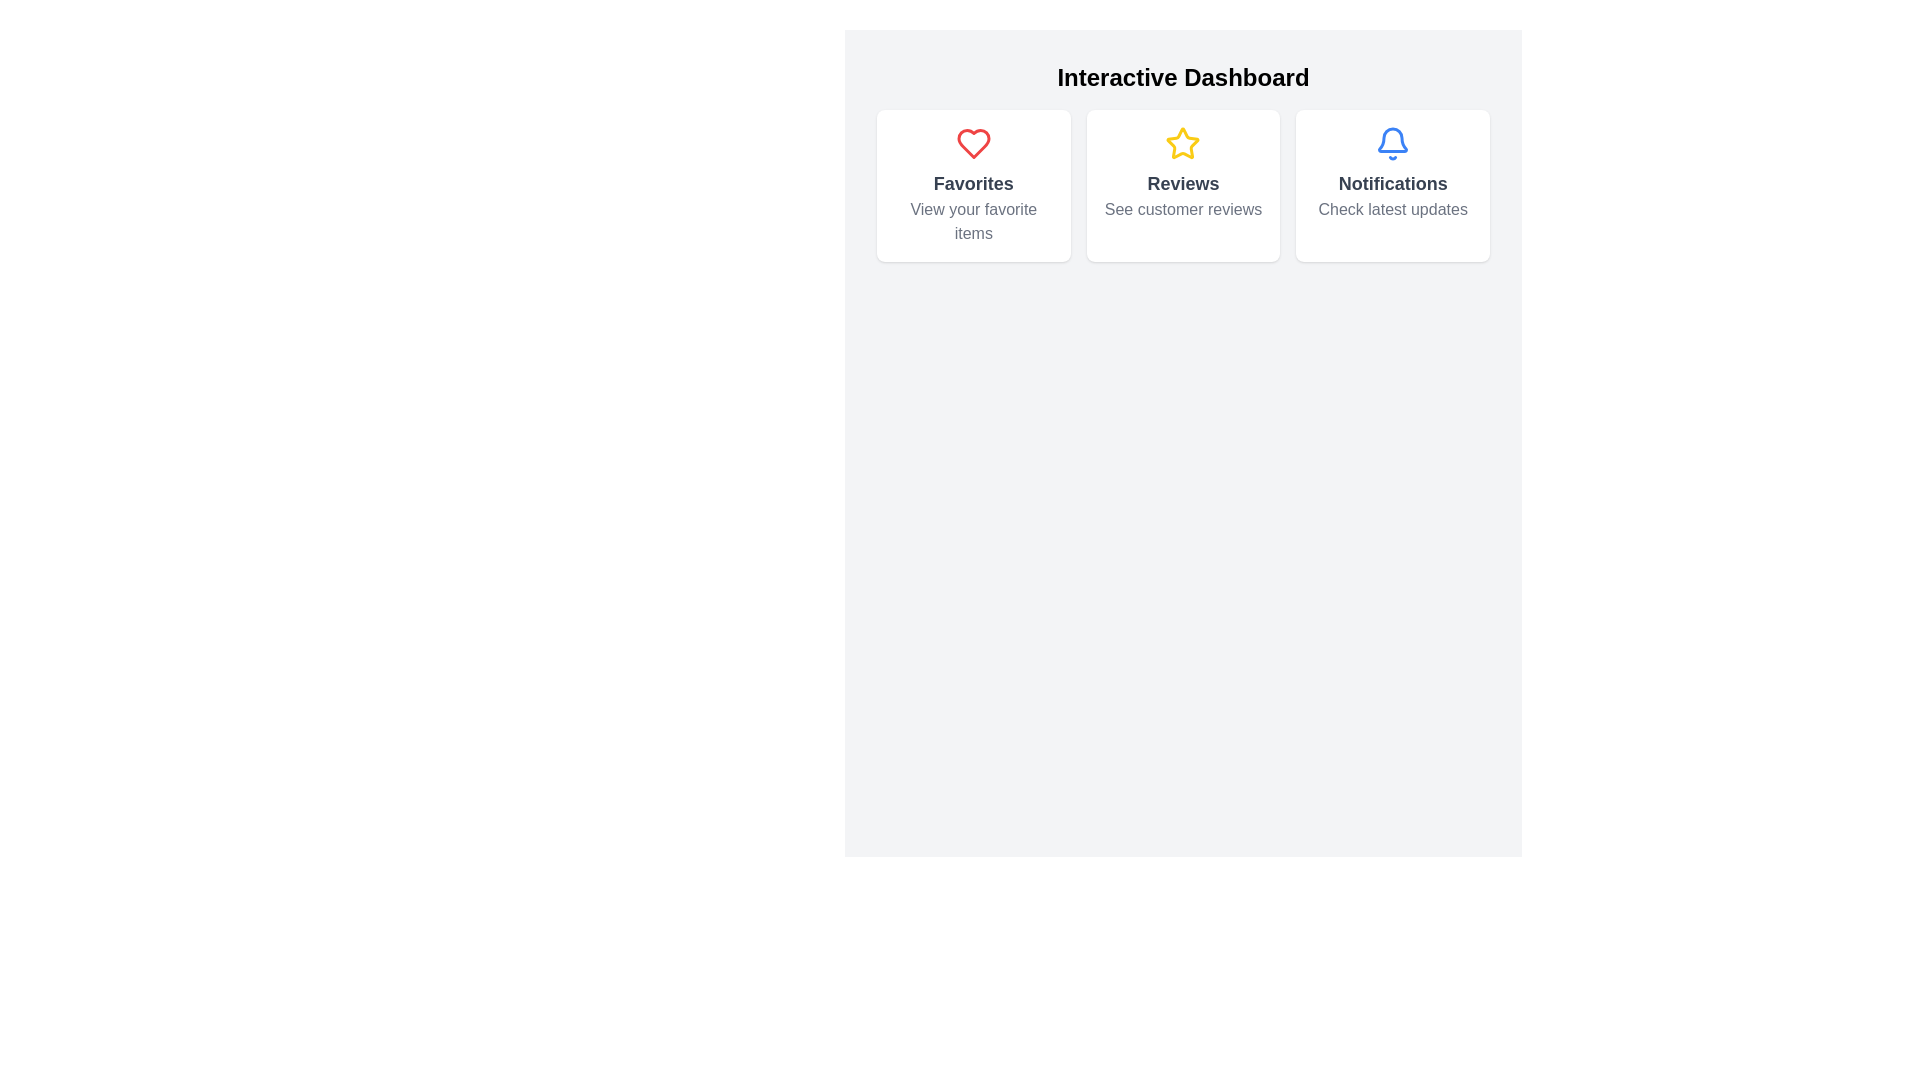  I want to click on the text label providing additional information about the 'Reviews' card, which is located directly below the bold 'Reviews' label in the 'Interactive Dashboard', so click(1183, 209).